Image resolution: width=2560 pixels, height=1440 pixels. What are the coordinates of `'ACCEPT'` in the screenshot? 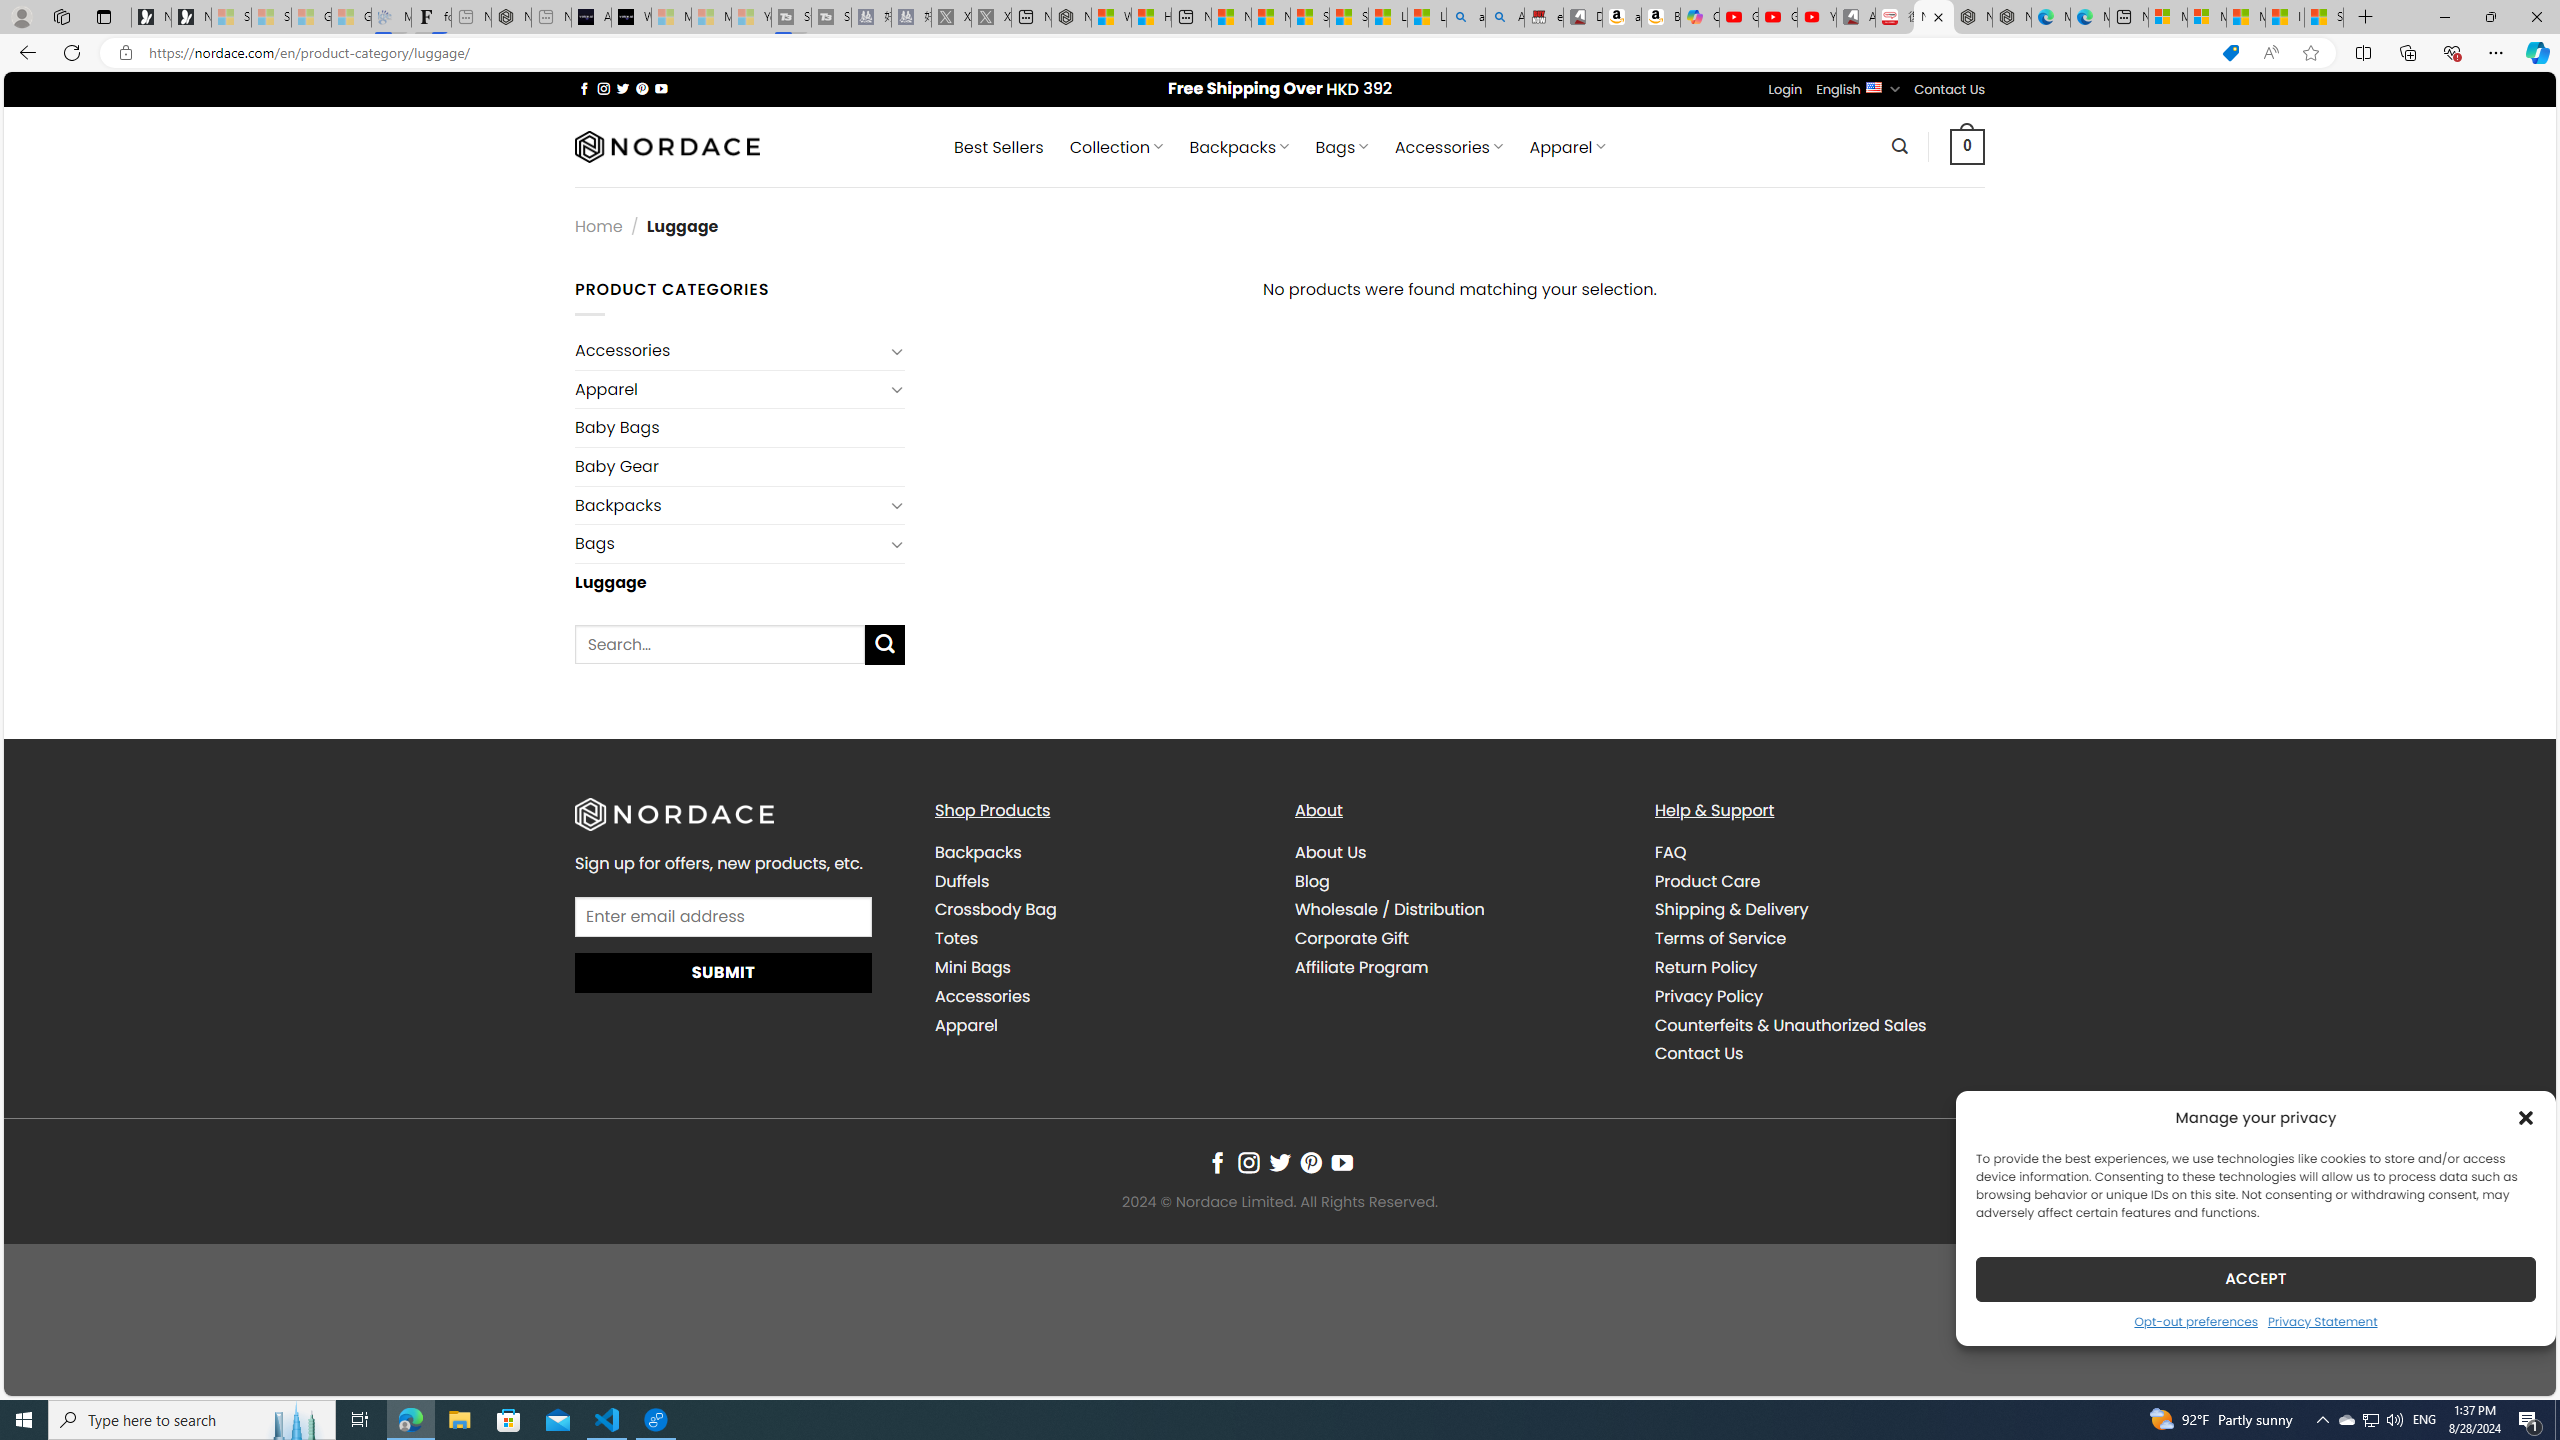 It's located at (2255, 1278).